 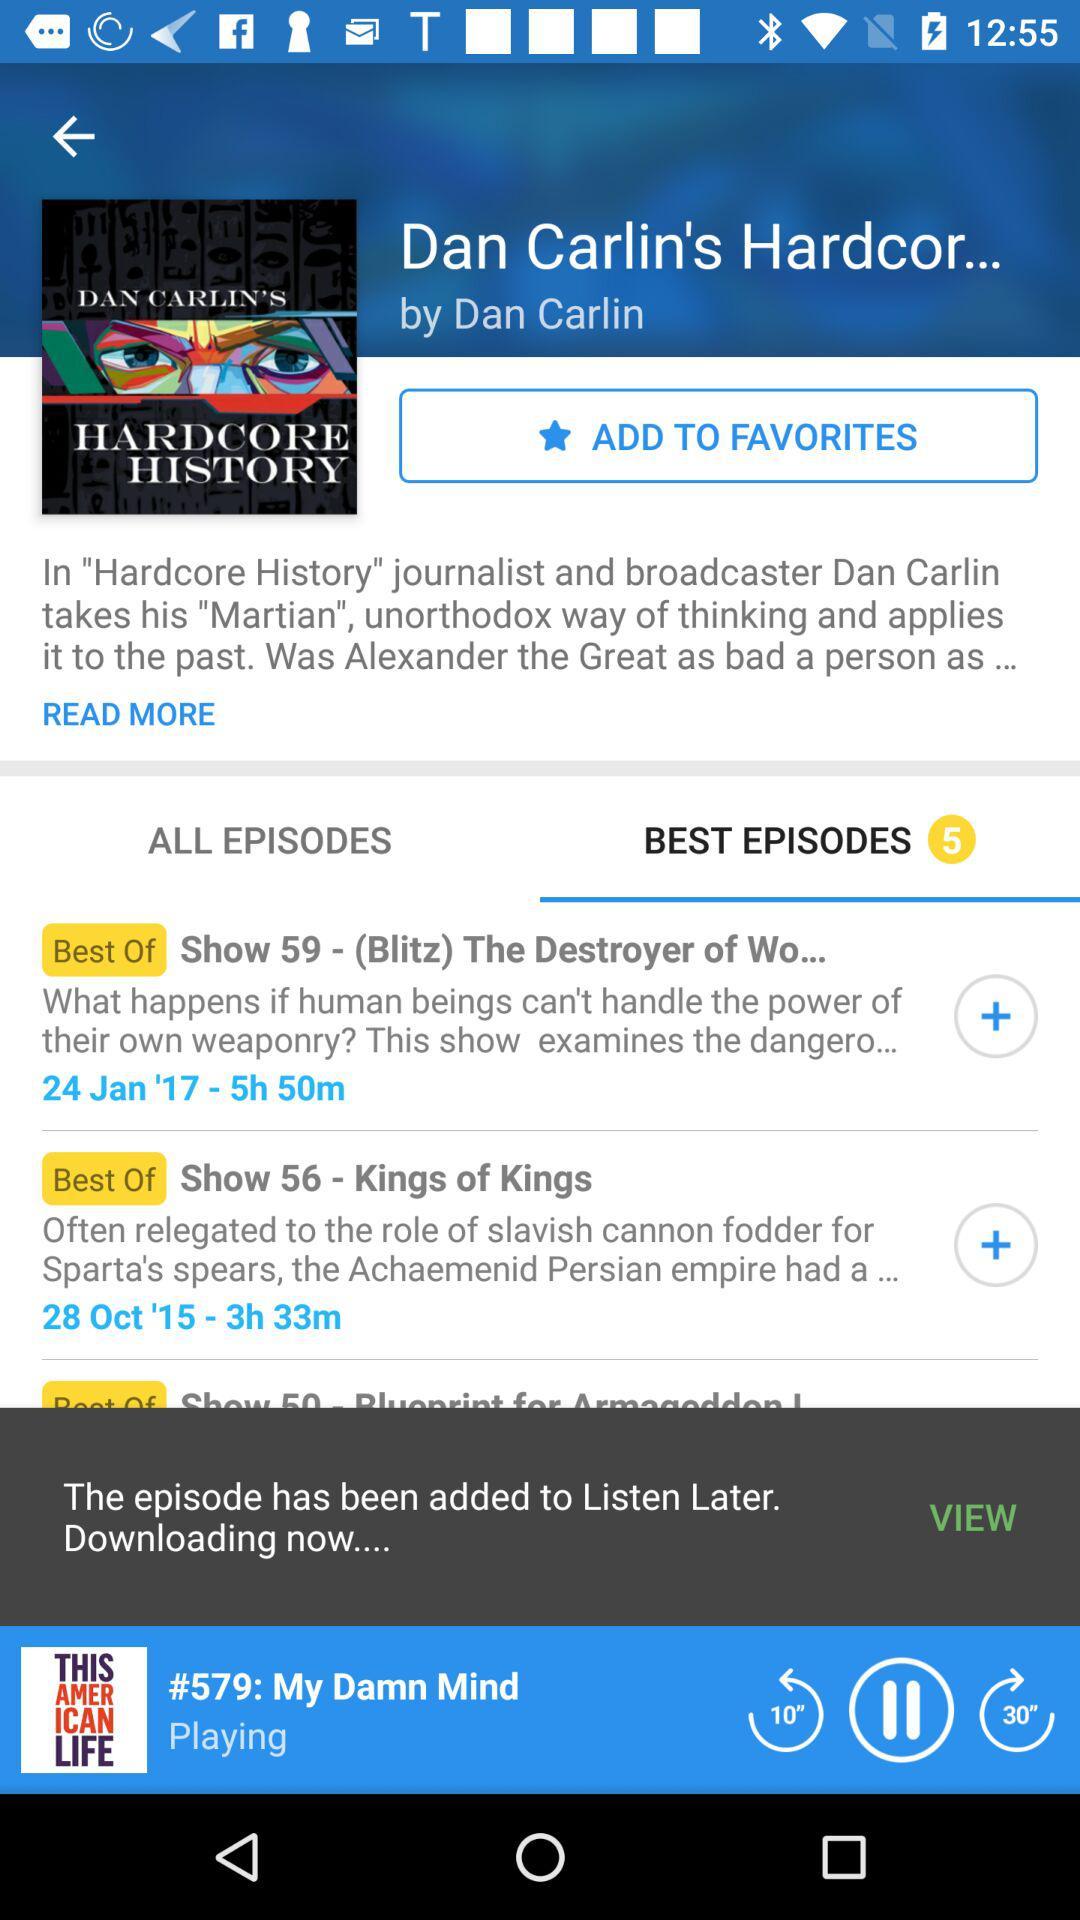 What do you see at coordinates (901, 1708) in the screenshot?
I see `the pause icon` at bounding box center [901, 1708].